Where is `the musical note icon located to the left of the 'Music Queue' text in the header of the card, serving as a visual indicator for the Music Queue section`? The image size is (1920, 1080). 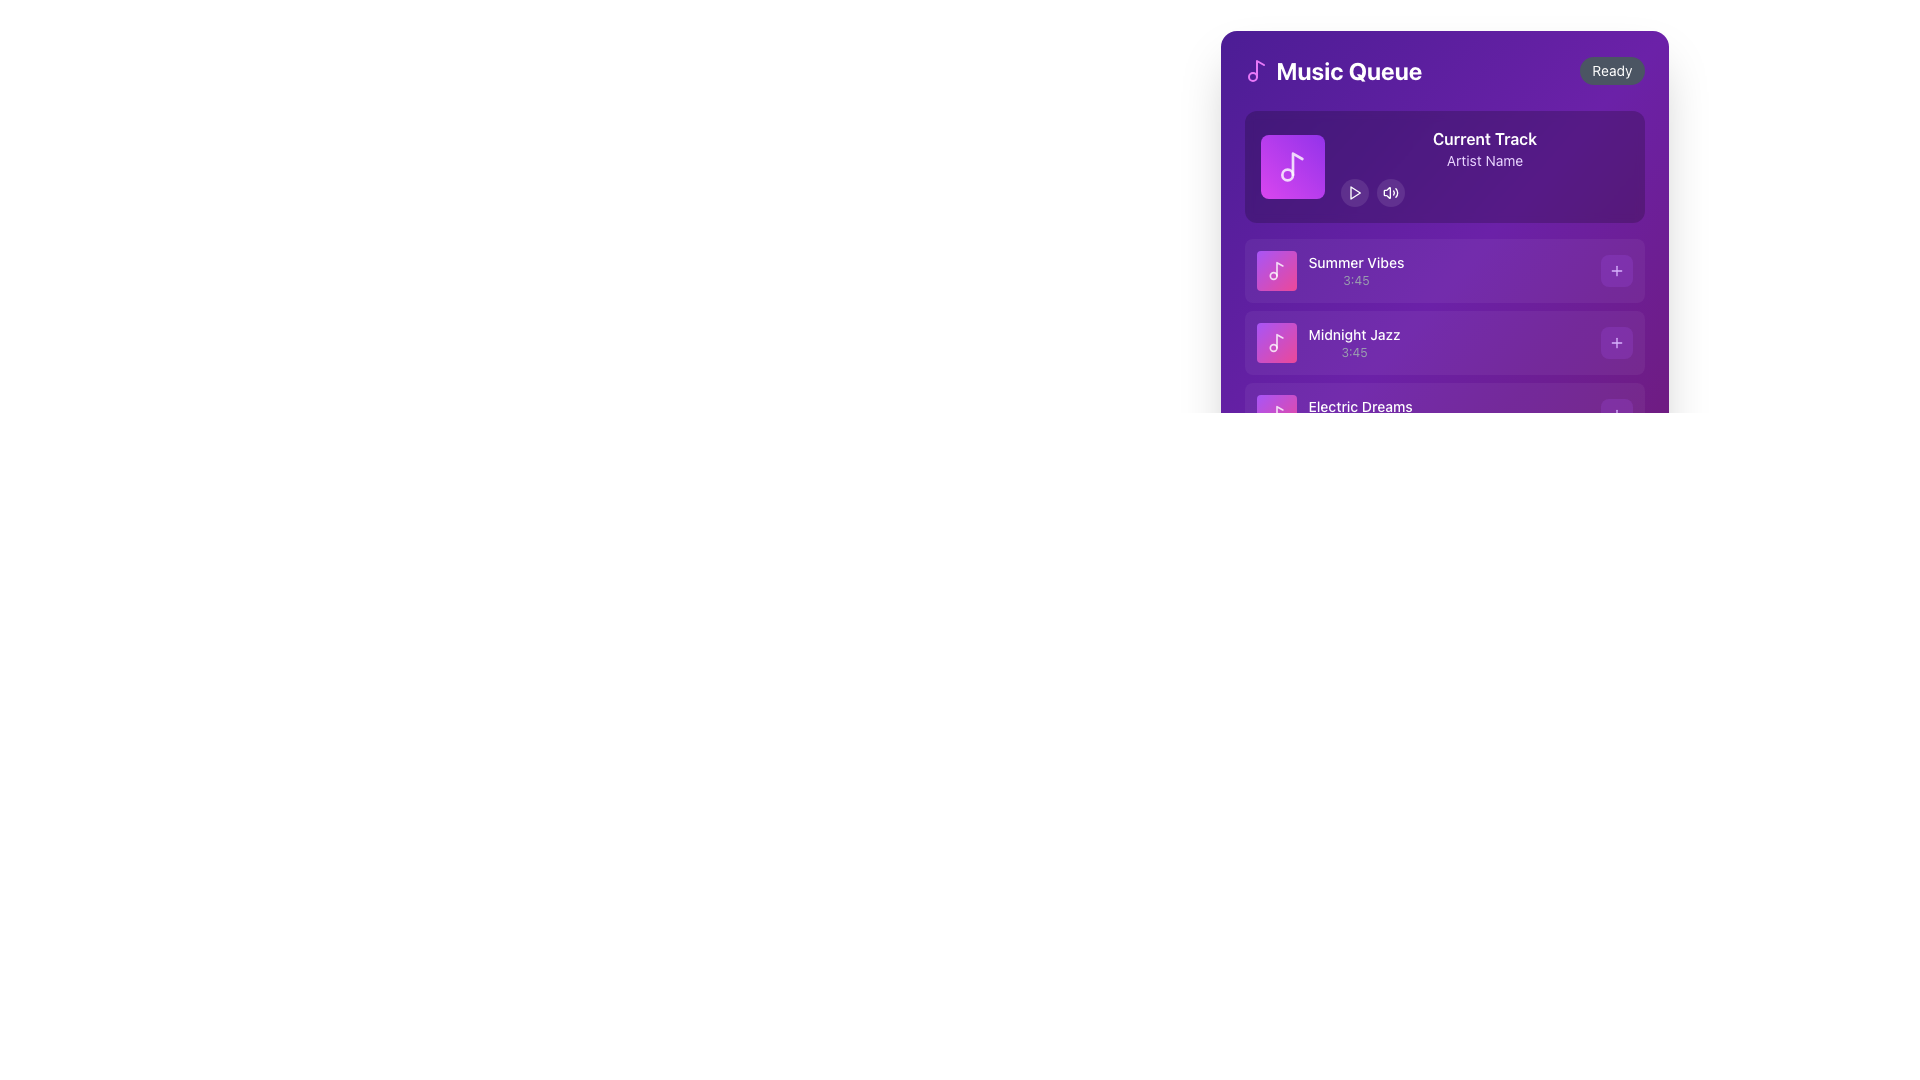 the musical note icon located to the left of the 'Music Queue' text in the header of the card, serving as a visual indicator for the Music Queue section is located at coordinates (1255, 69).